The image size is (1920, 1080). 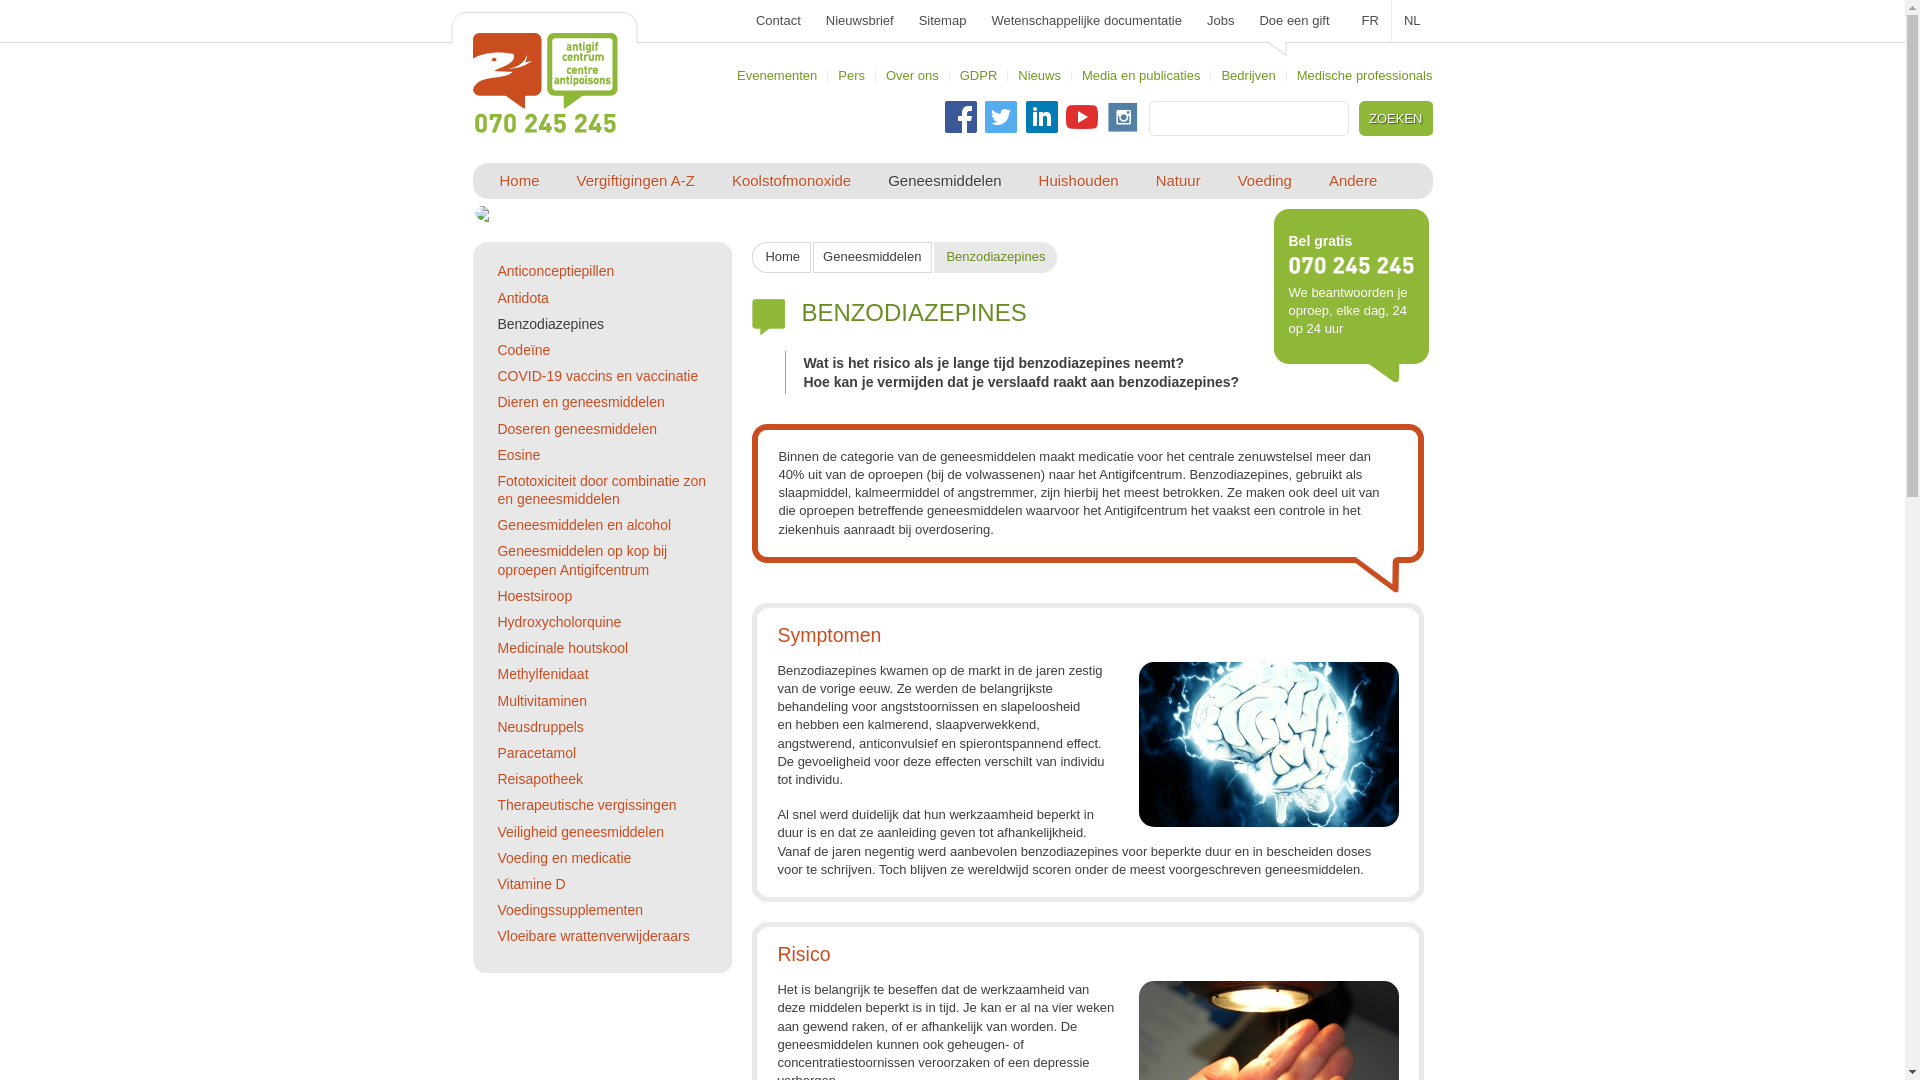 I want to click on 'Facebook', so click(x=960, y=116).